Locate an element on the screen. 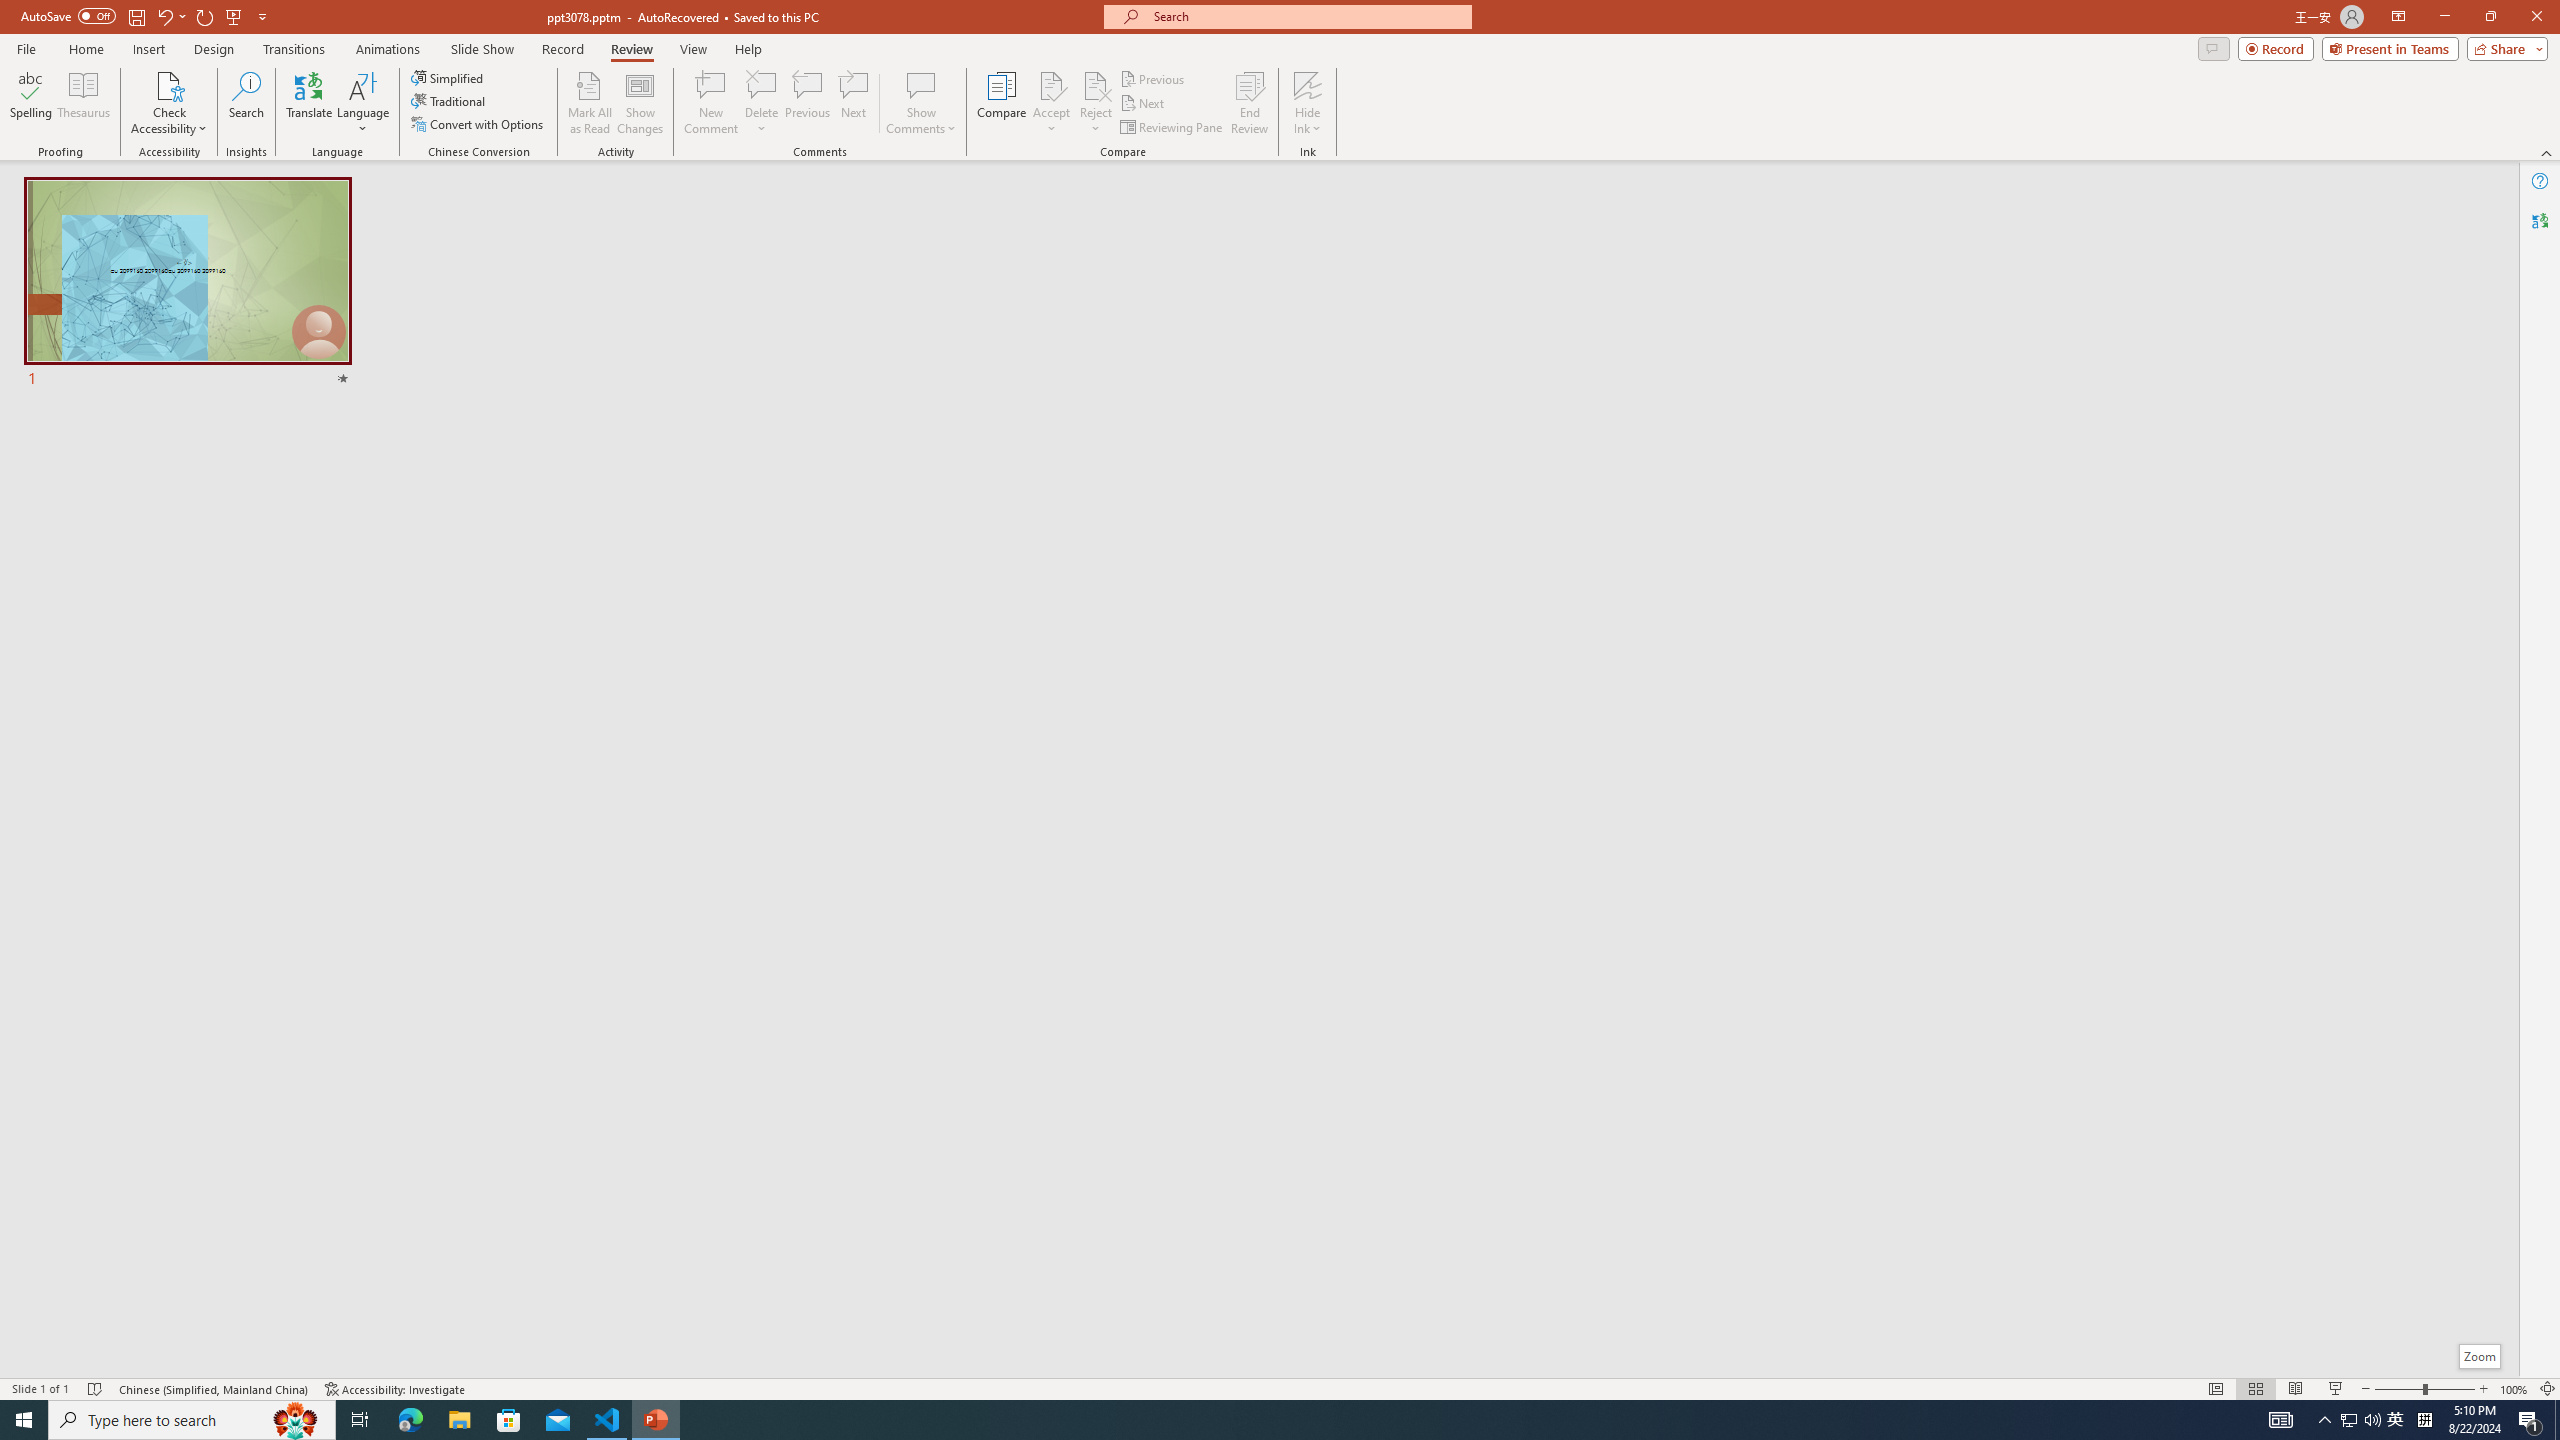 The width and height of the screenshot is (2560, 1440). 'Convert with Options...' is located at coordinates (477, 122).